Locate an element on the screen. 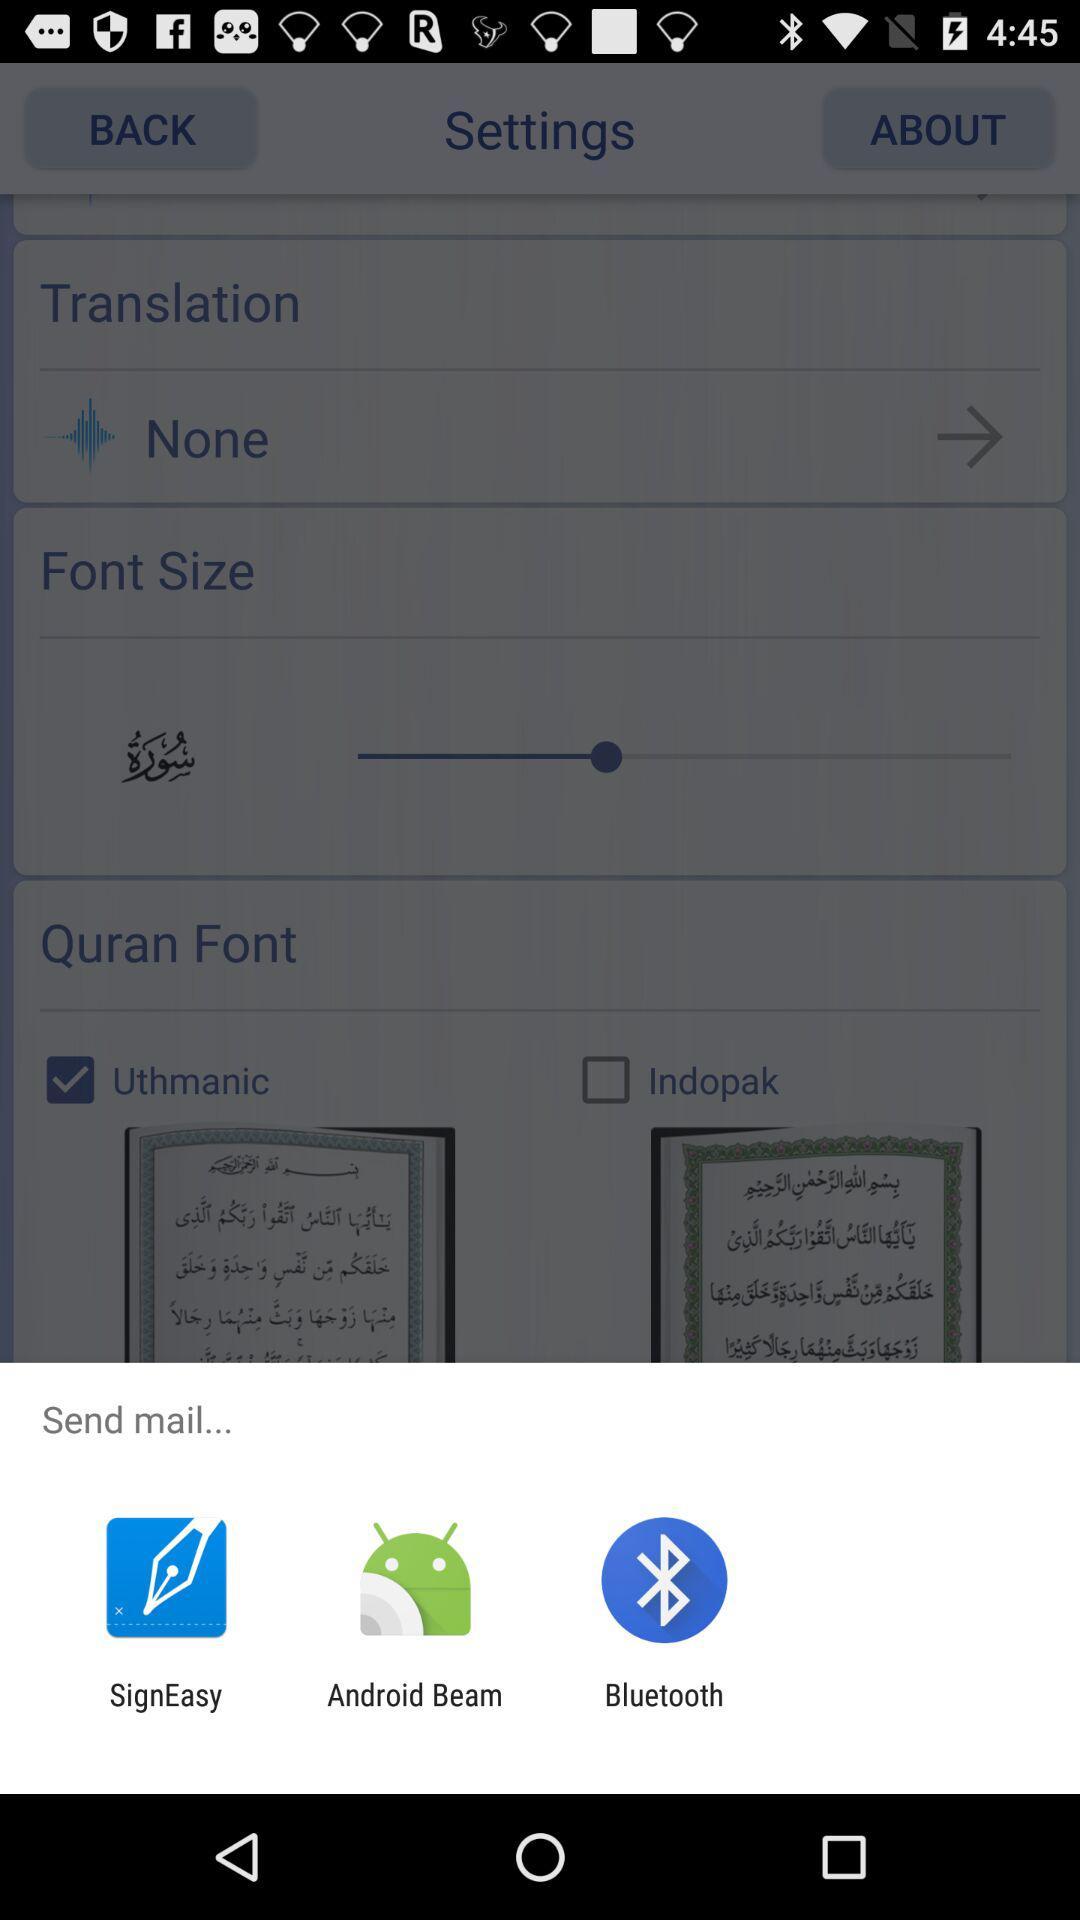 Image resolution: width=1080 pixels, height=1920 pixels. the icon to the right of the android beam item is located at coordinates (664, 1711).